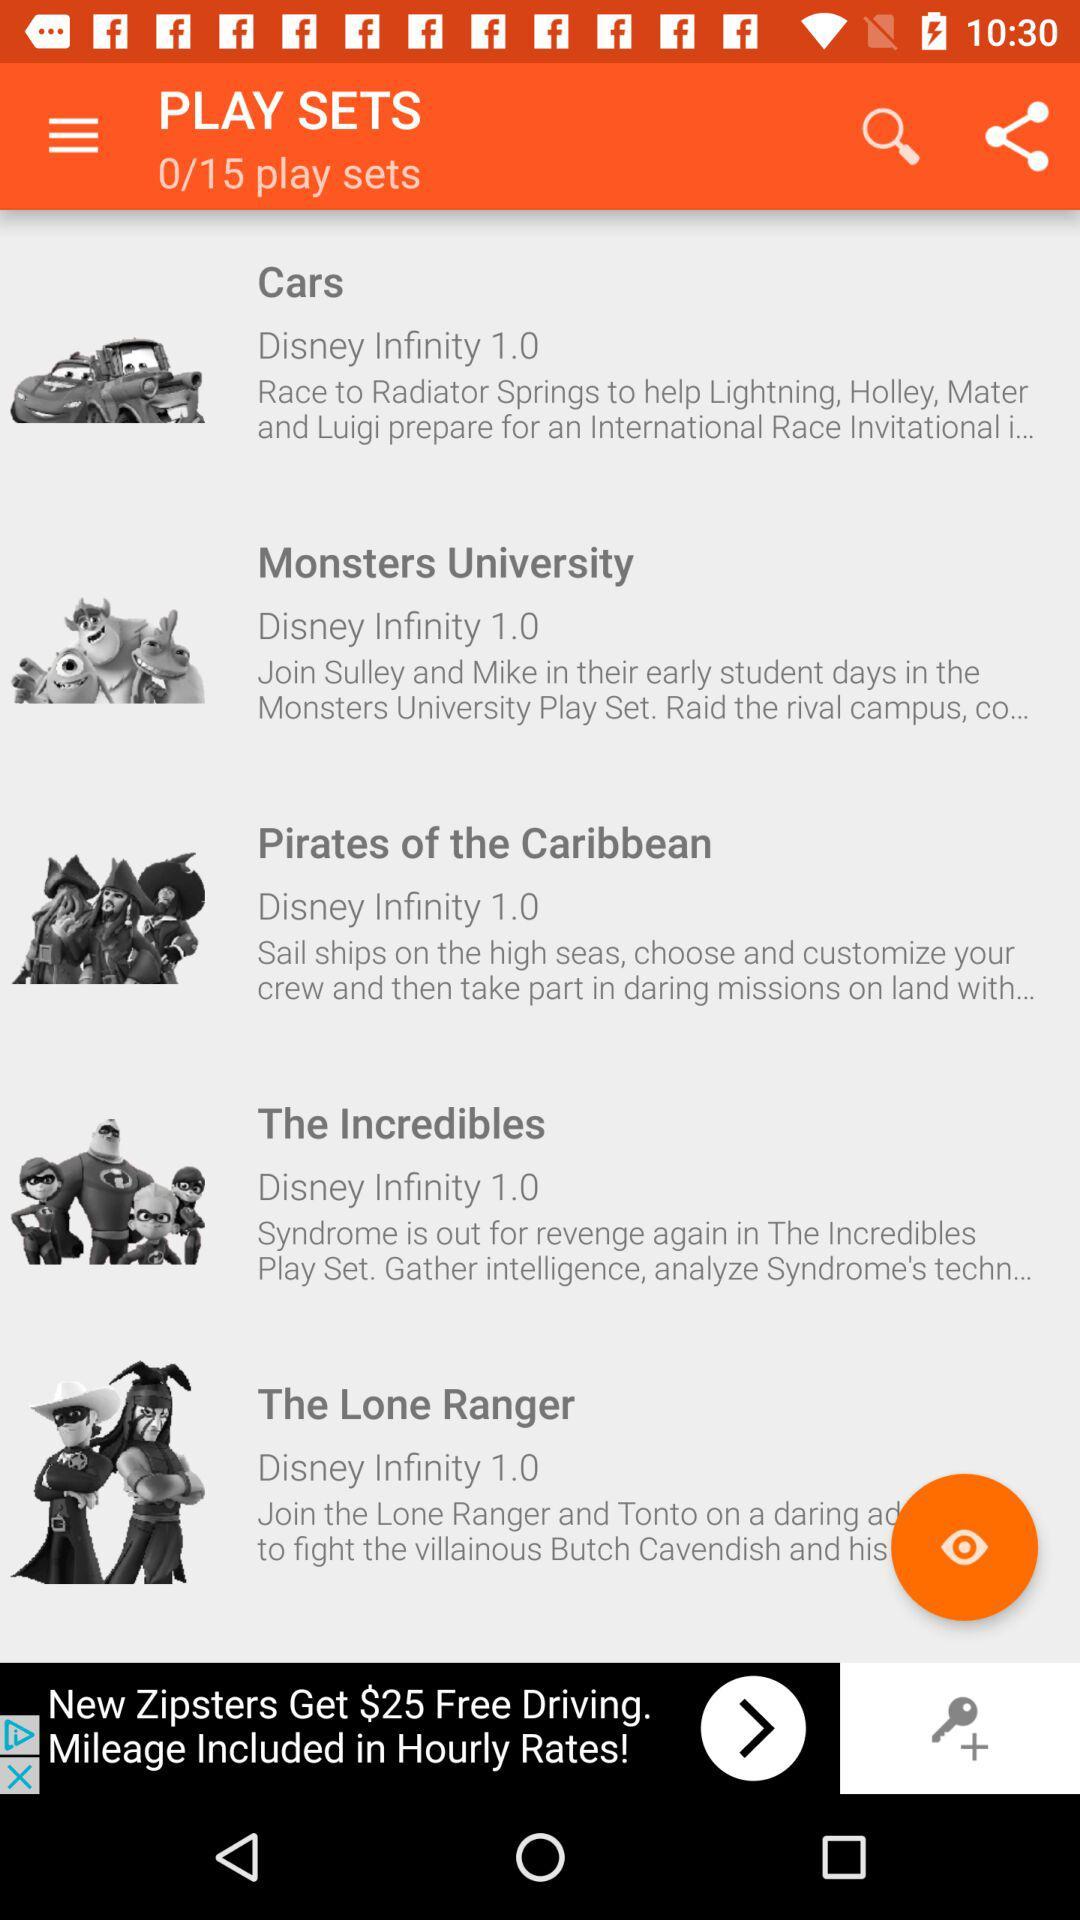 Image resolution: width=1080 pixels, height=1920 pixels. I want to click on the incredibles, so click(107, 1191).